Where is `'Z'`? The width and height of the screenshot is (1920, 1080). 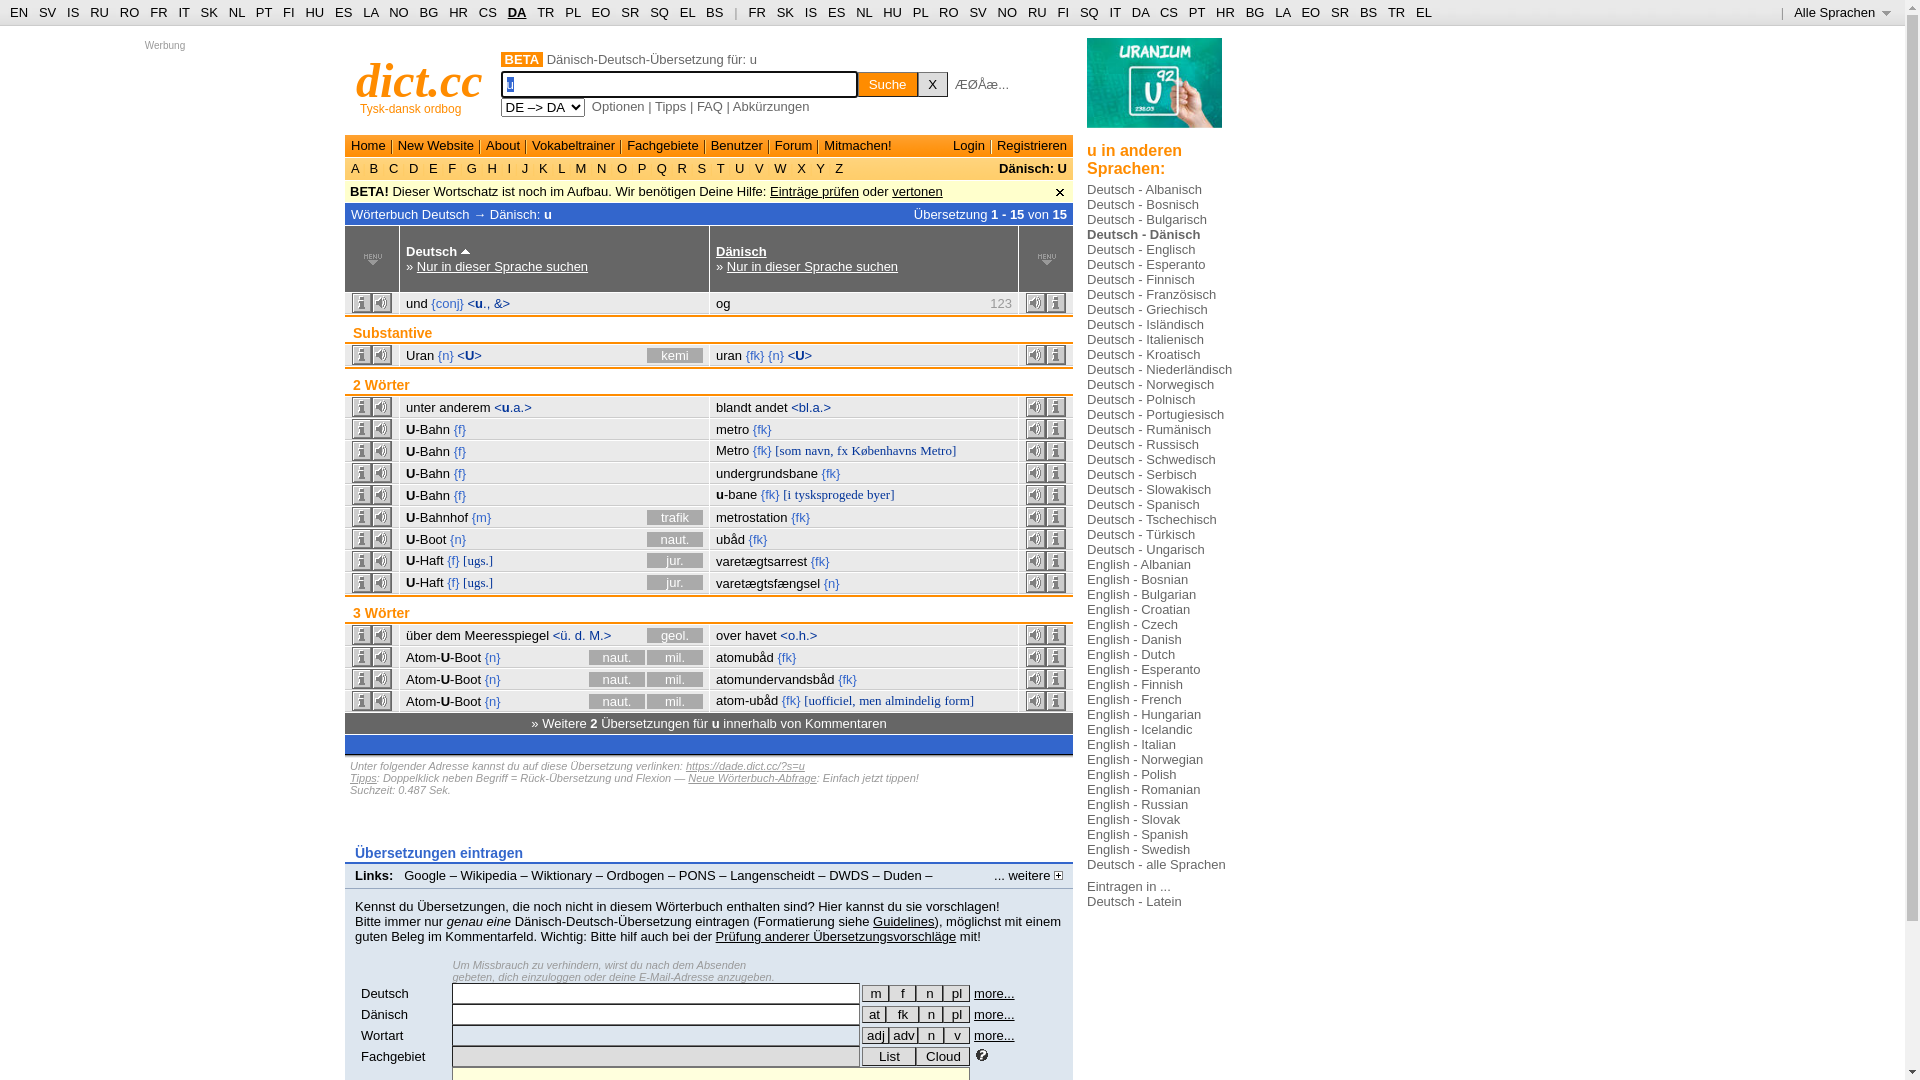 'Z' is located at coordinates (839, 167).